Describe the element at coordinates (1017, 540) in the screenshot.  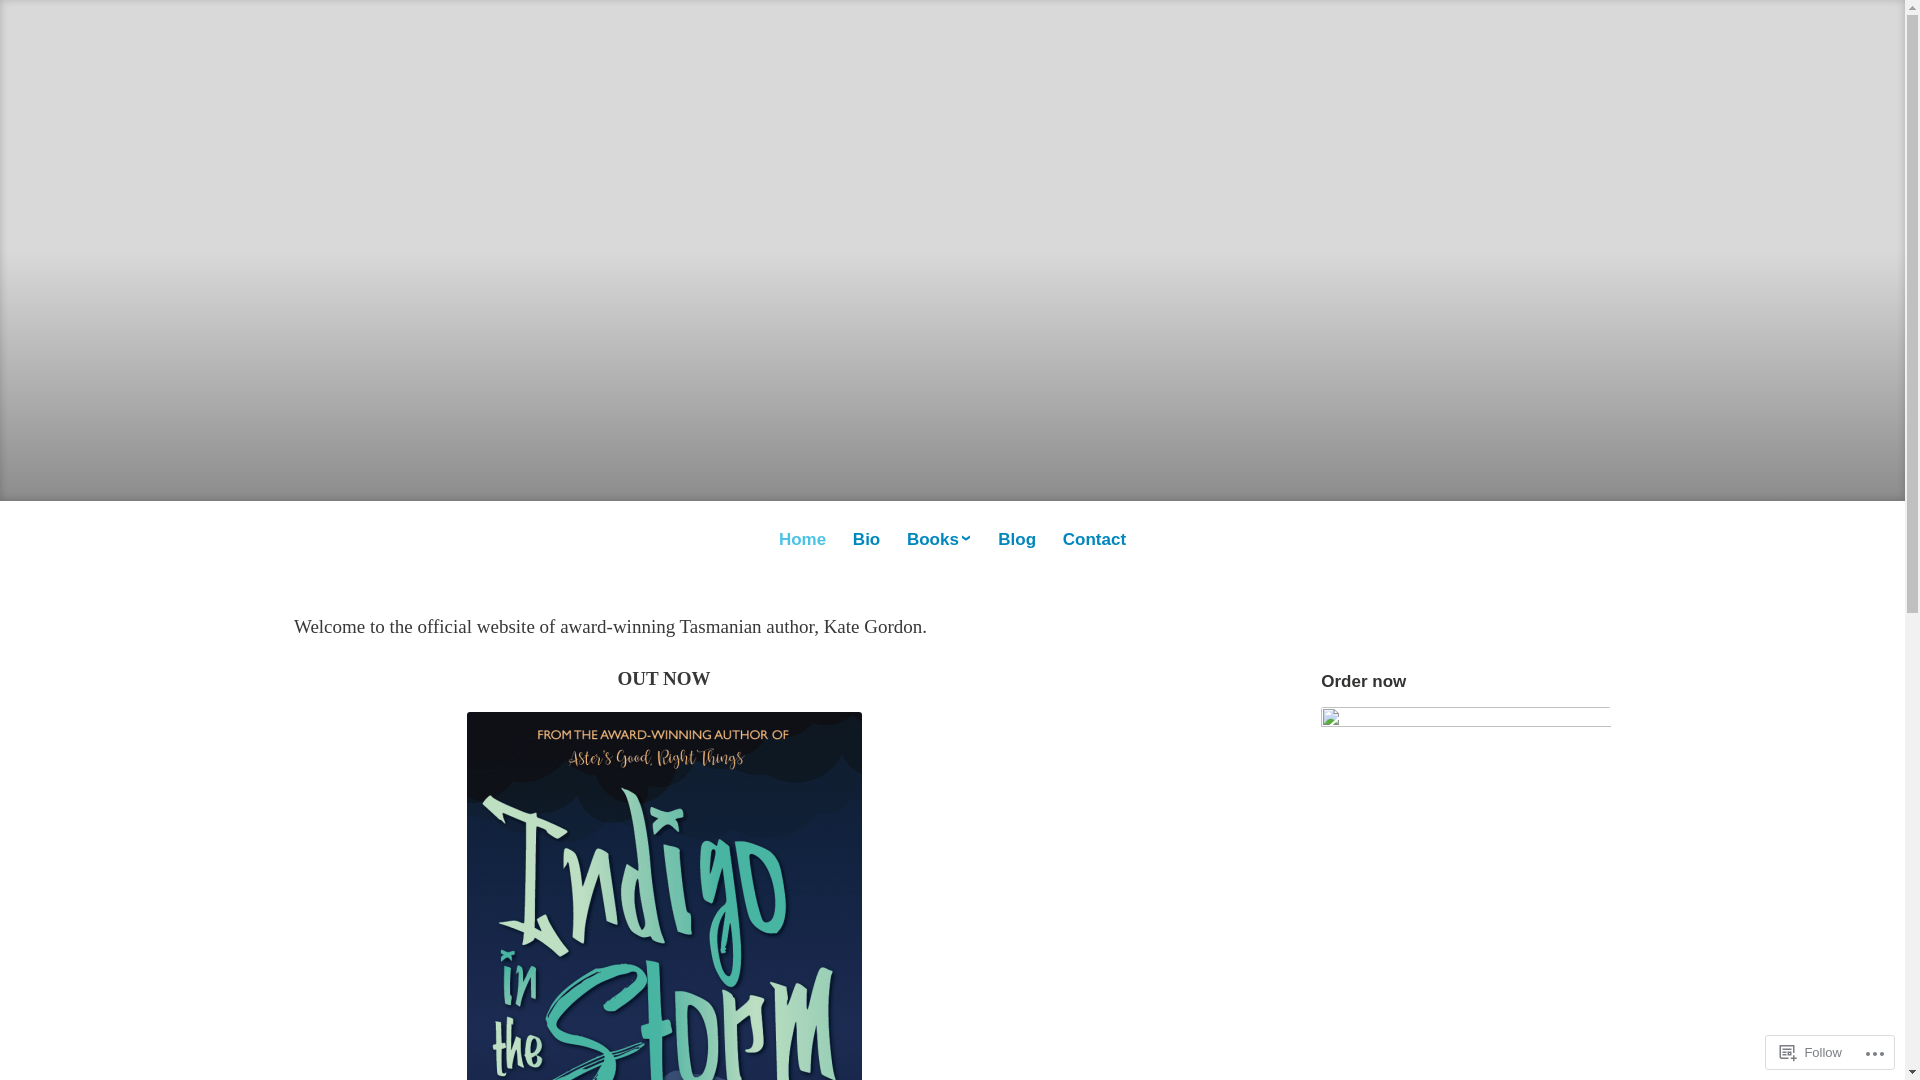
I see `'Blog'` at that location.